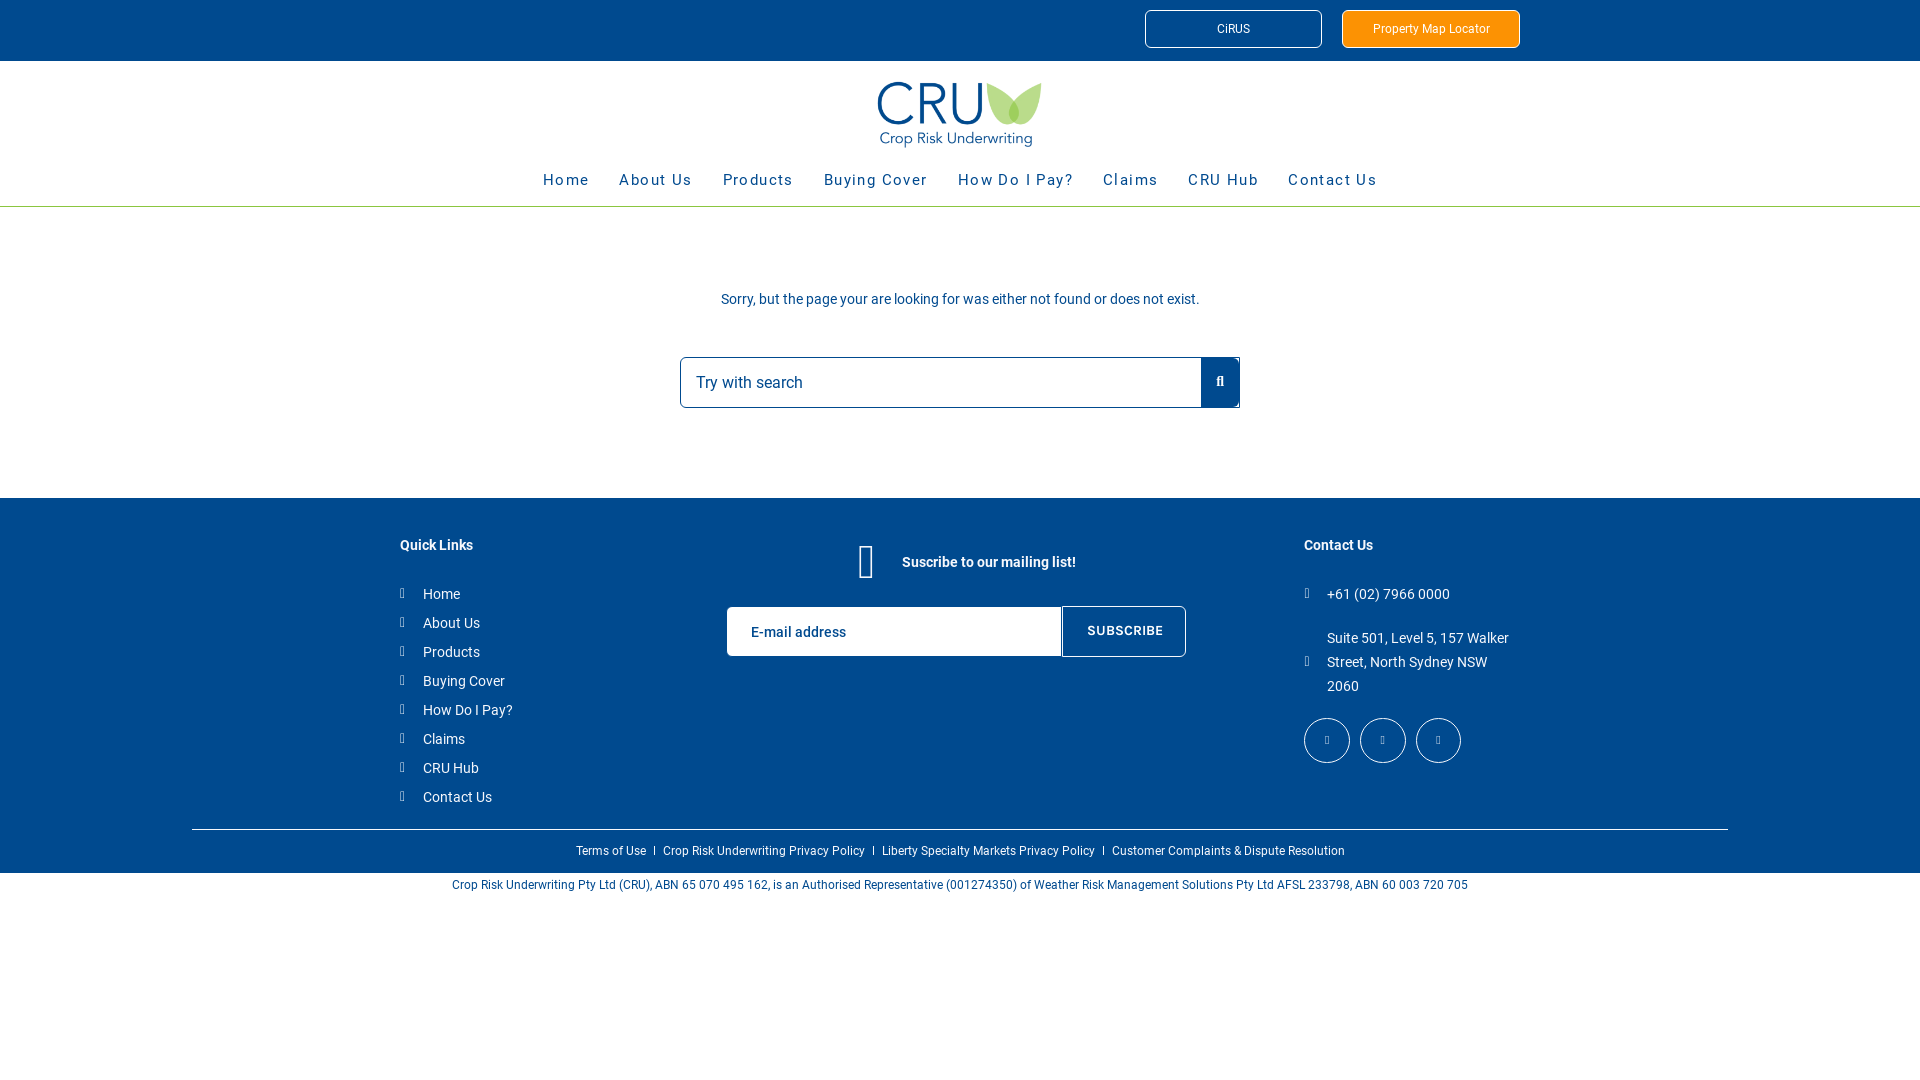 The image size is (1920, 1080). What do you see at coordinates (655, 188) in the screenshot?
I see `'About Us'` at bounding box center [655, 188].